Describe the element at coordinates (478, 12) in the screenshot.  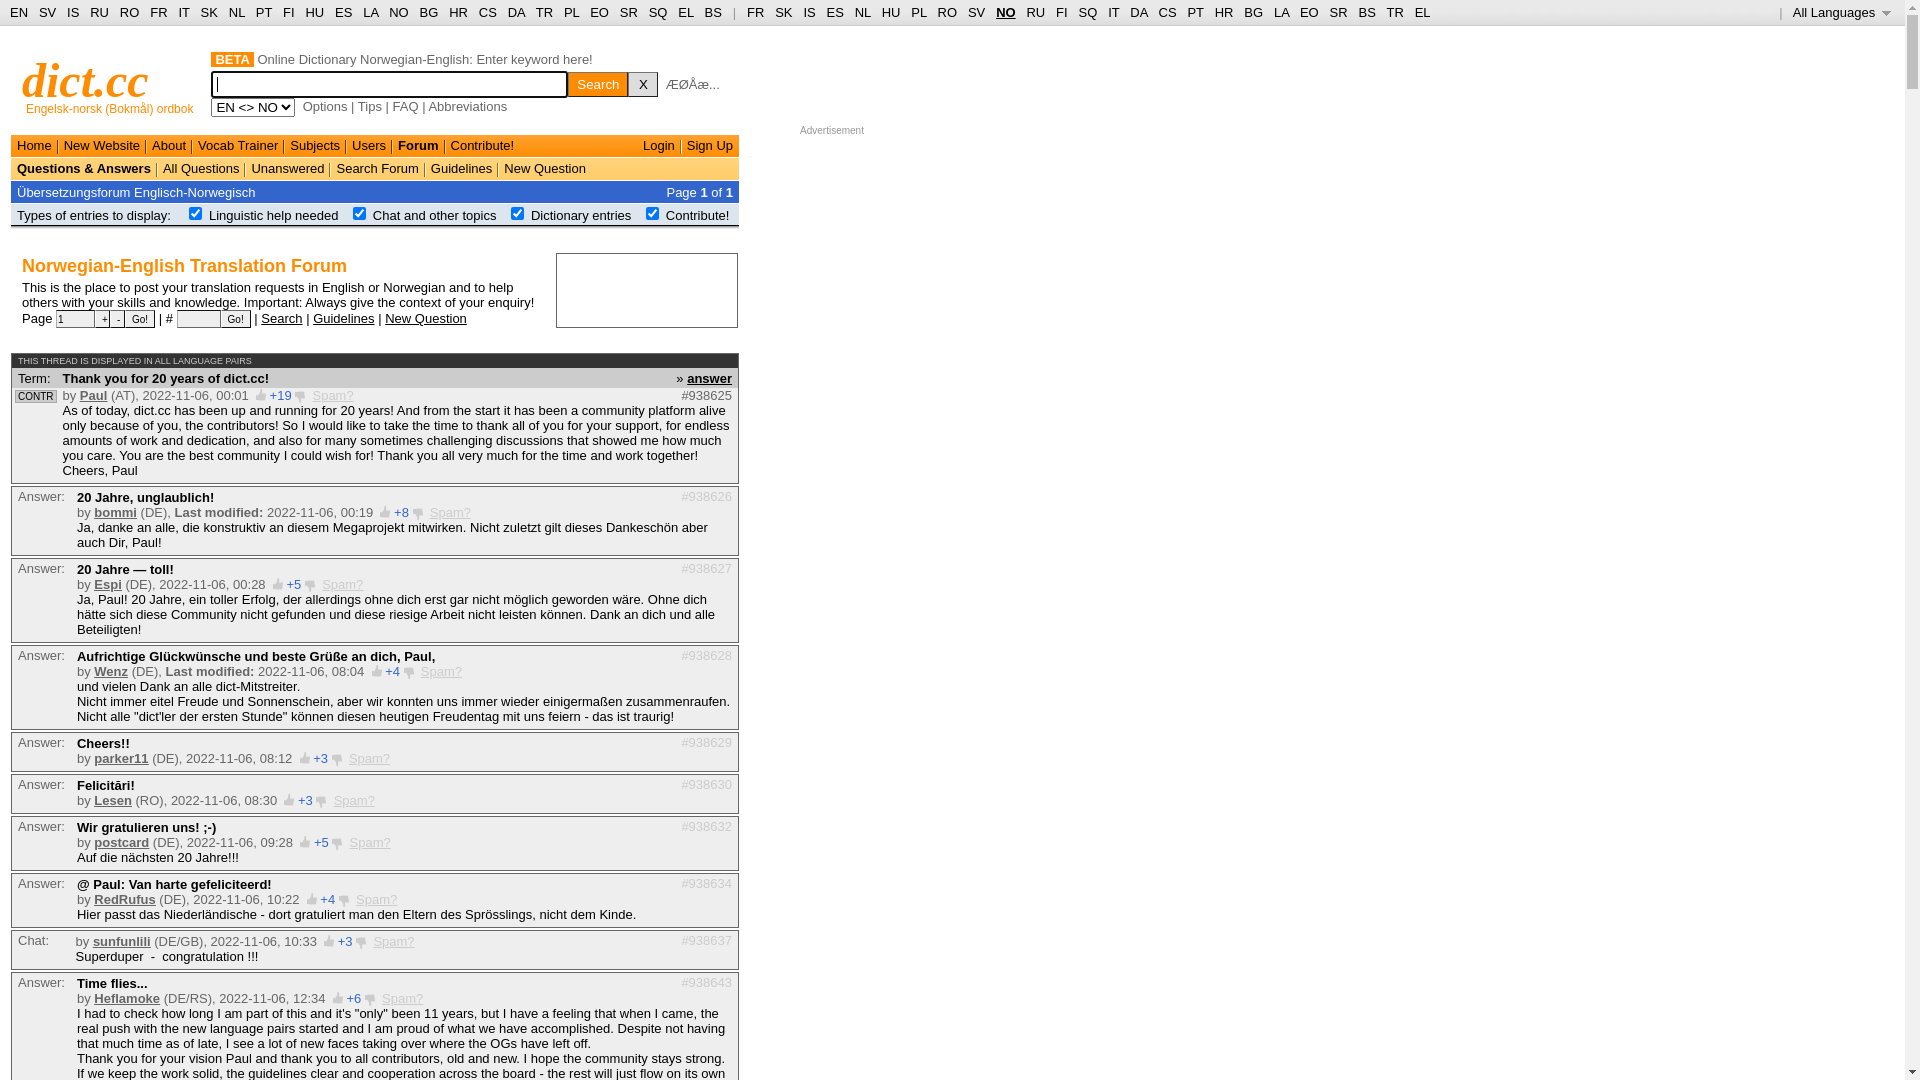
I see `'CS'` at that location.